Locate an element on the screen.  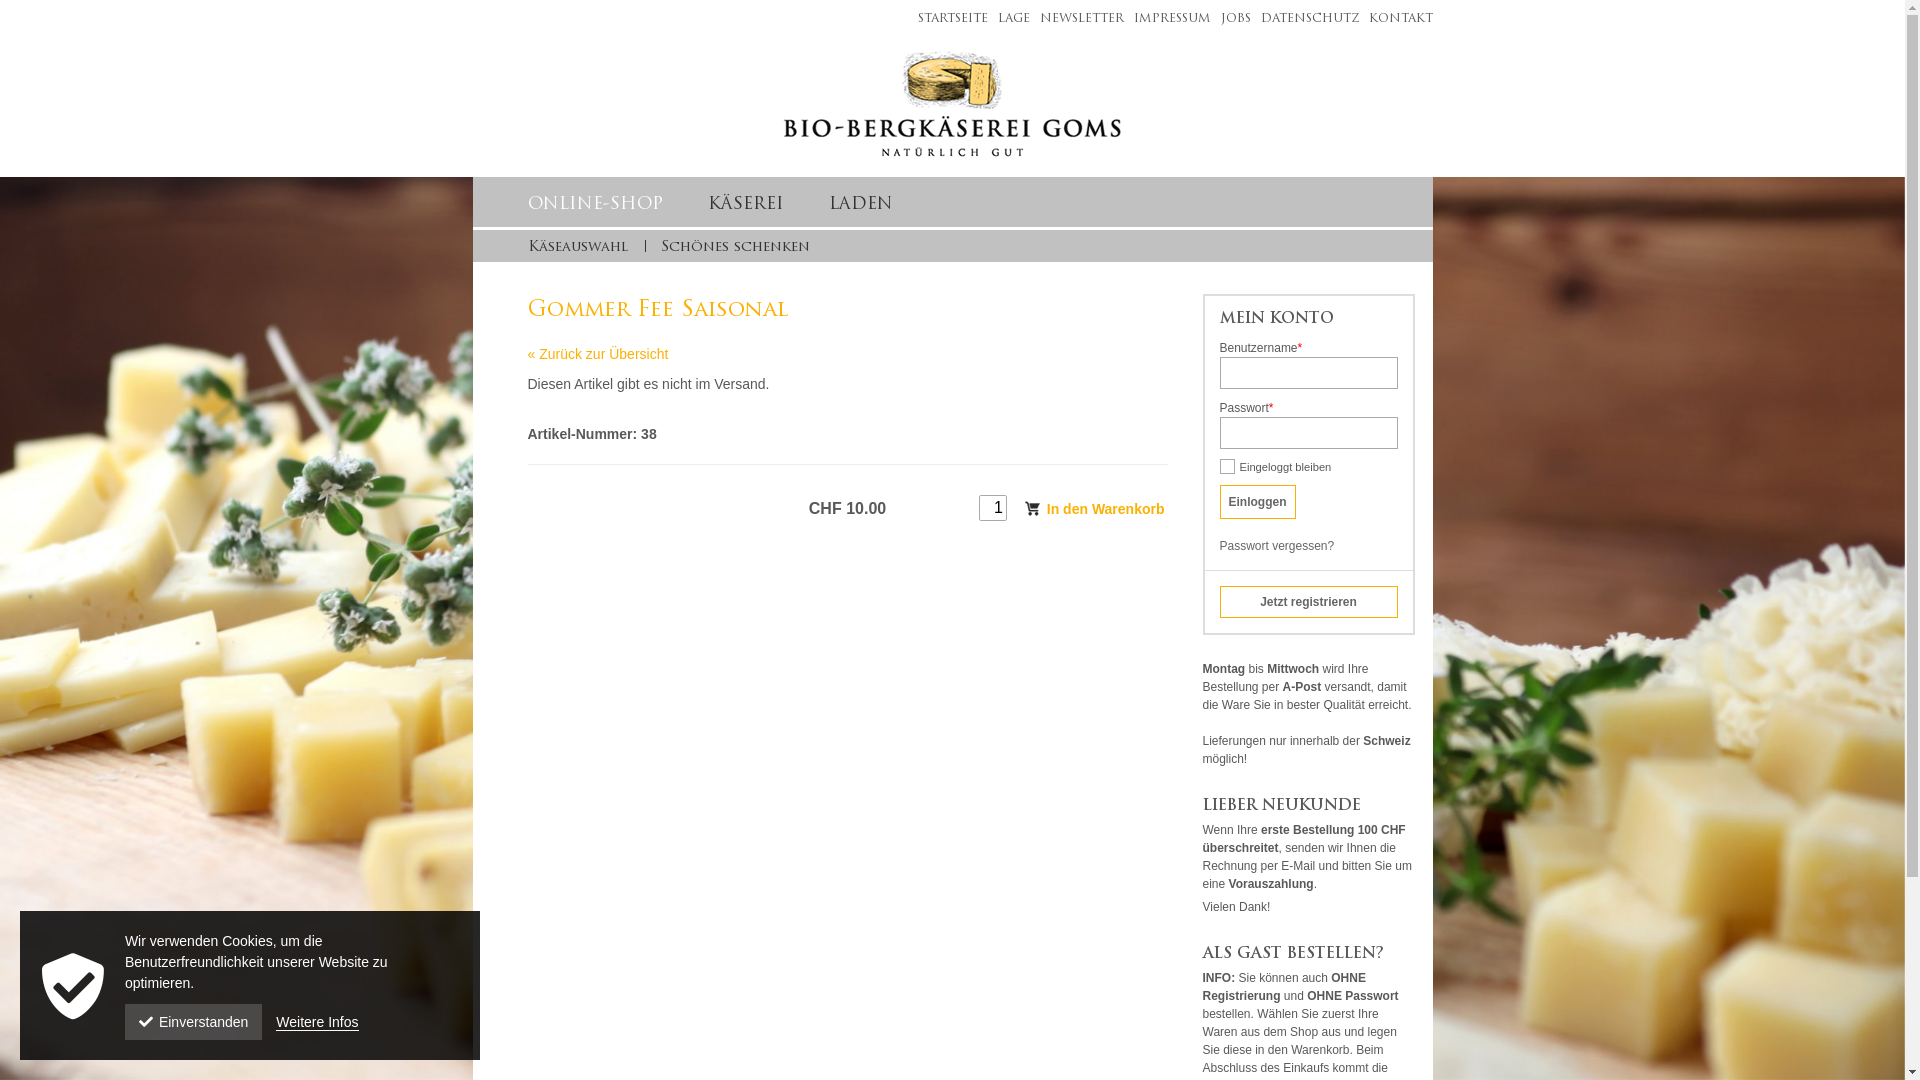
'In den Warenkorb' is located at coordinates (1093, 507).